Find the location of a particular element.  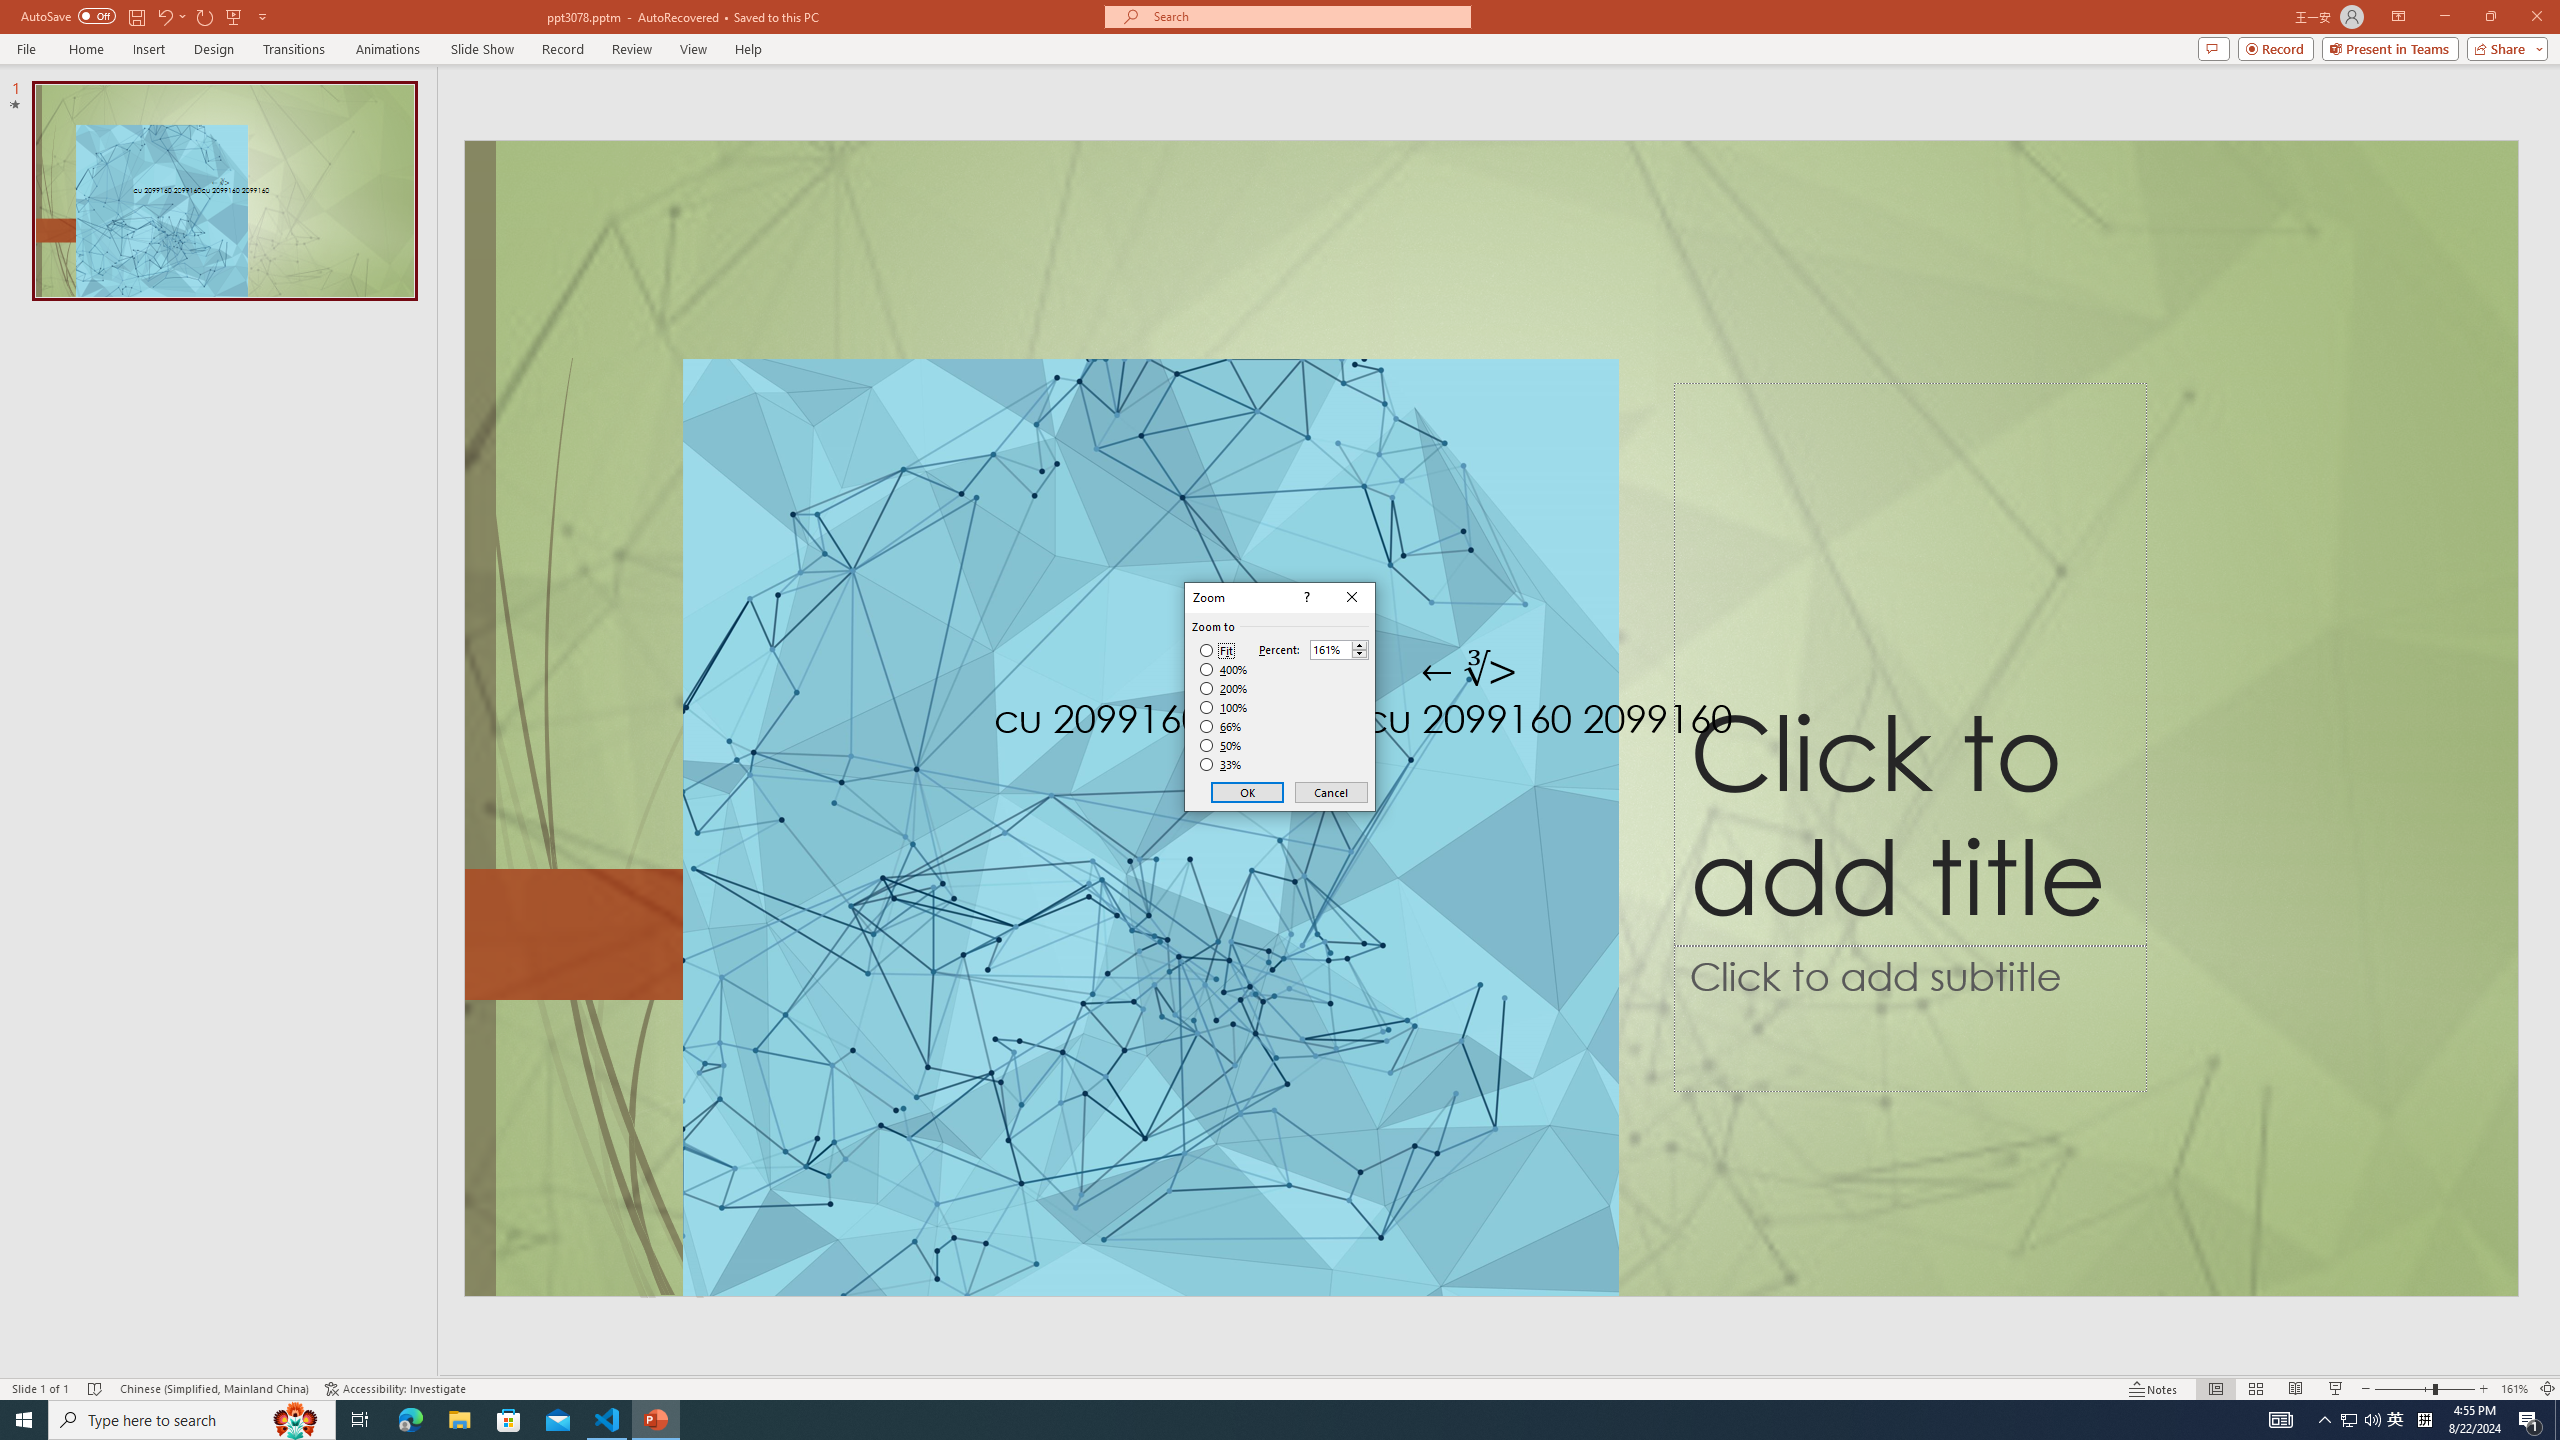

'Percent' is located at coordinates (1330, 650).